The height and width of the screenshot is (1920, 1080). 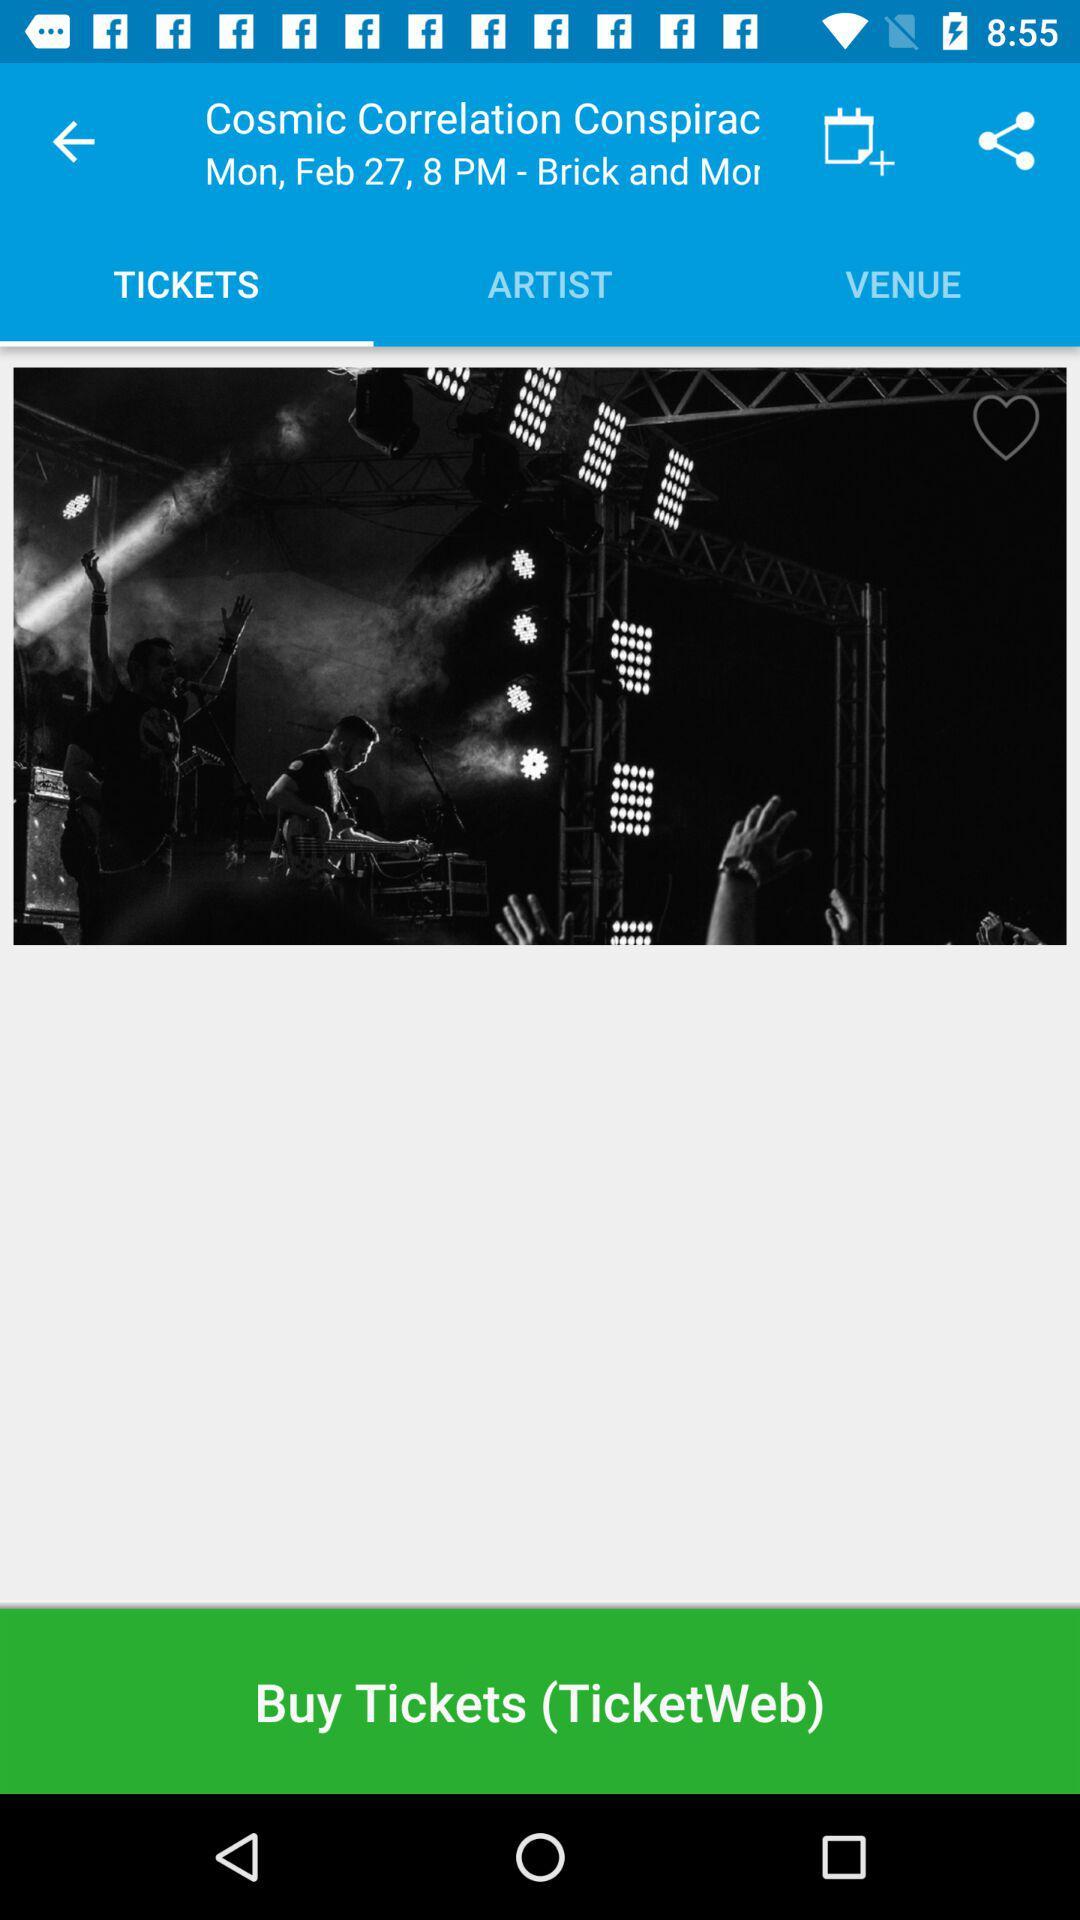 What do you see at coordinates (72, 140) in the screenshot?
I see `icon above the tickets item` at bounding box center [72, 140].